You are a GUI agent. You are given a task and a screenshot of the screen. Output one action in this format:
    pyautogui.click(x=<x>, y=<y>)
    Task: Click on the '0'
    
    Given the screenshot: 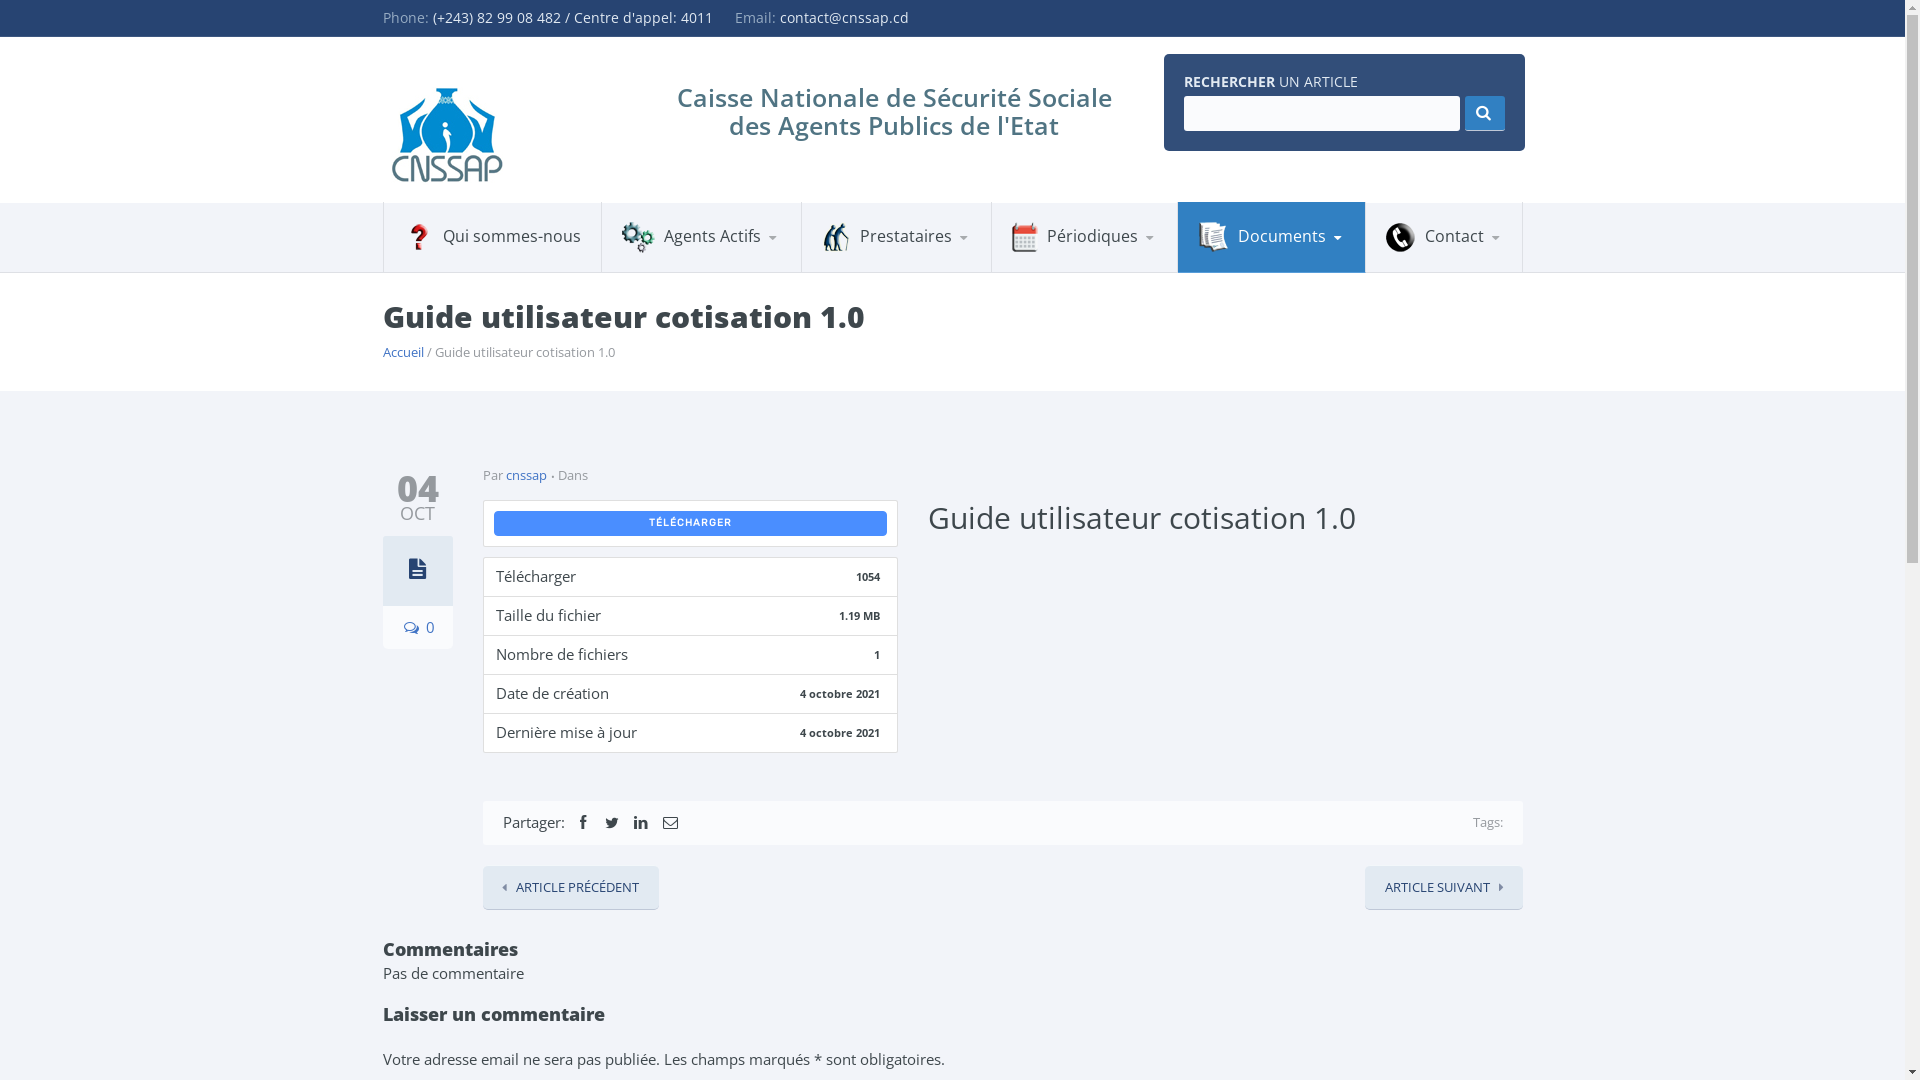 What is the action you would take?
    pyautogui.click(x=416, y=626)
    